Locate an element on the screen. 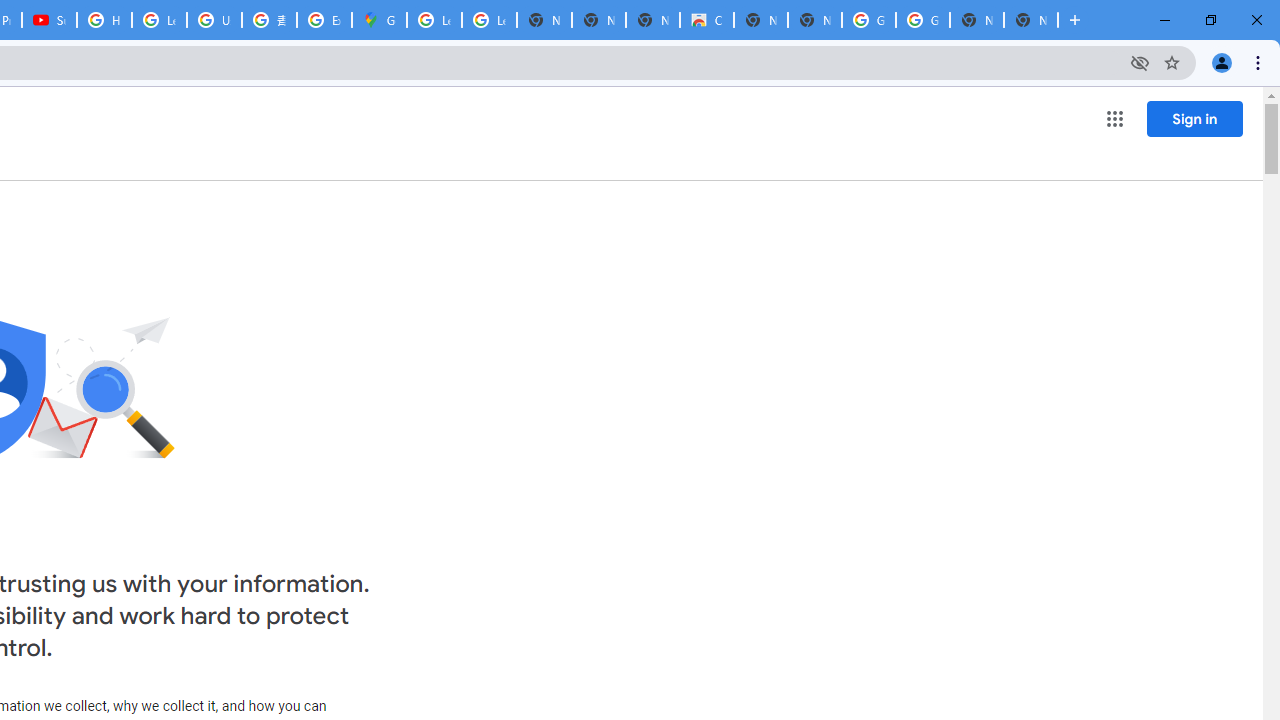 The height and width of the screenshot is (720, 1280). 'New Tab' is located at coordinates (1031, 20).